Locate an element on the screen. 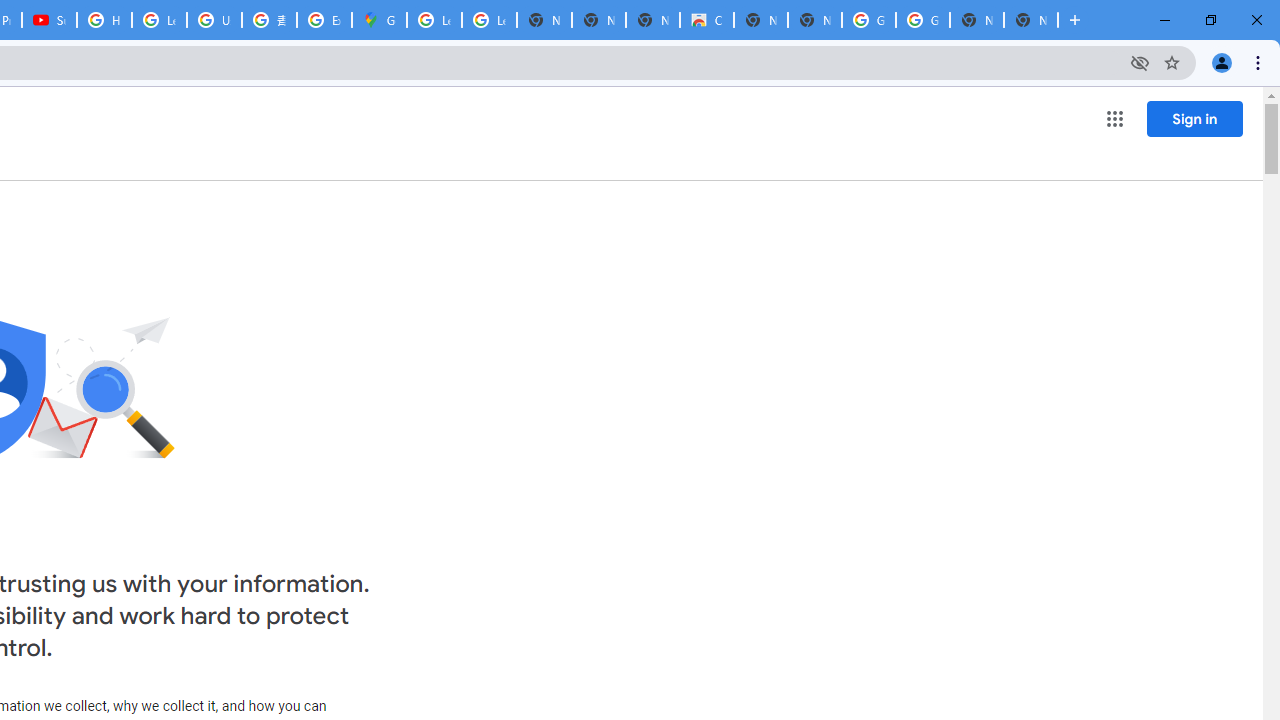 The height and width of the screenshot is (720, 1280). 'New Tab' is located at coordinates (1031, 20).